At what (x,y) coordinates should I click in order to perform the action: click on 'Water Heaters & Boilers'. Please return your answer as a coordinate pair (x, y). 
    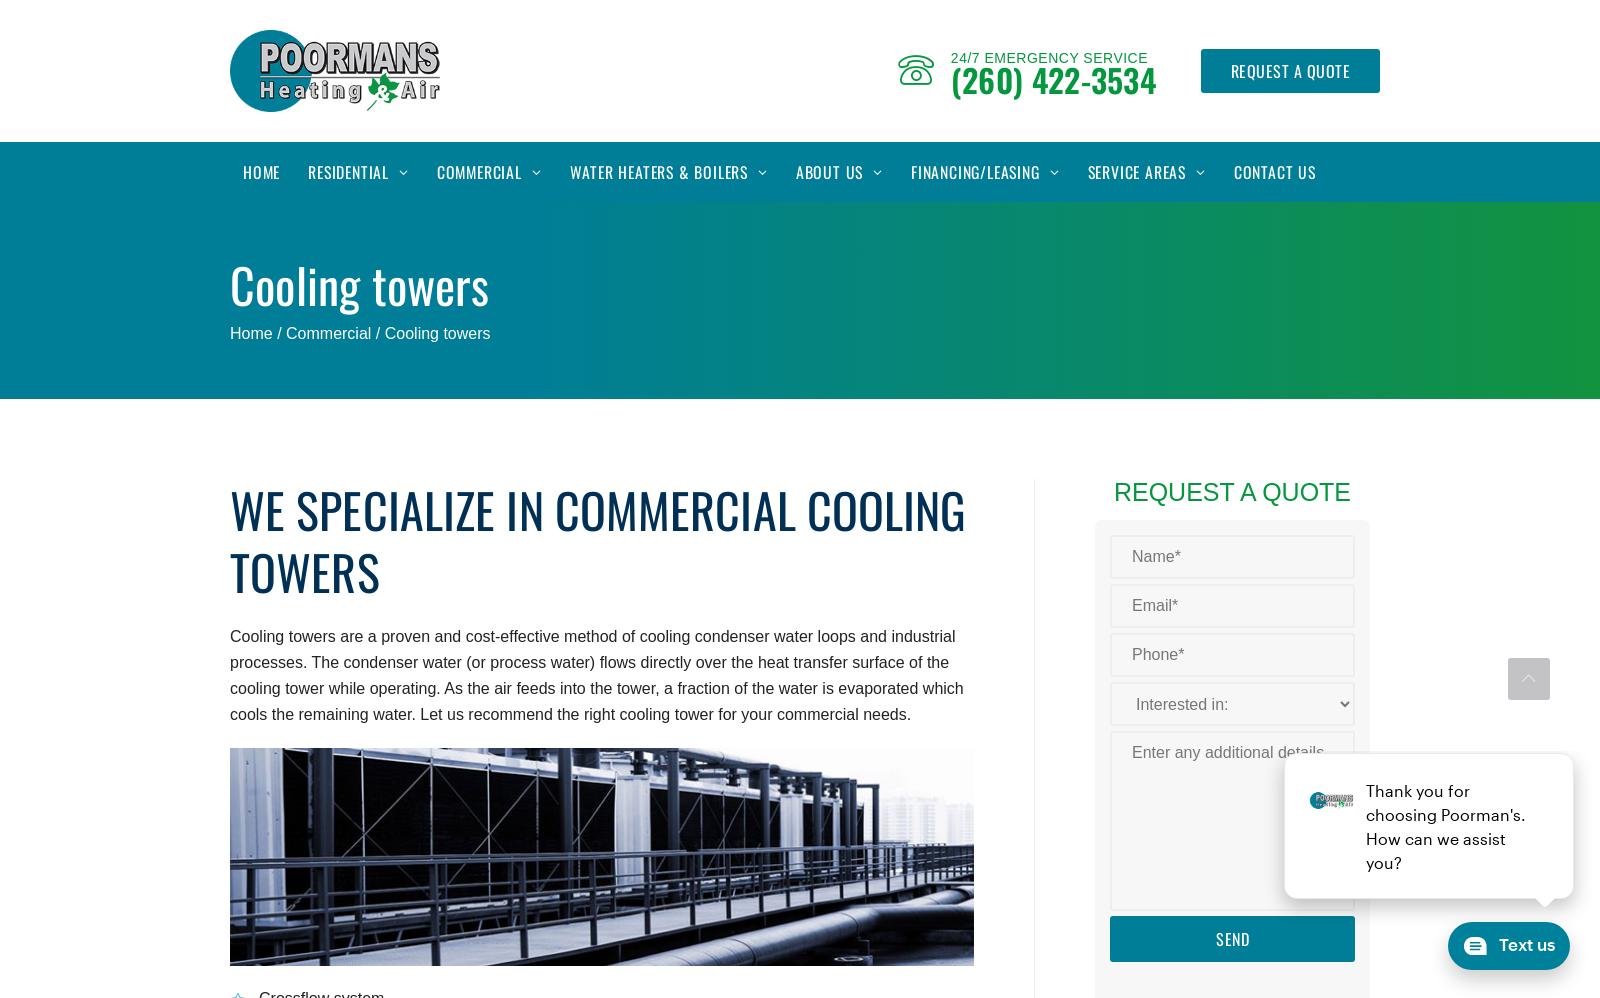
    Looking at the image, I should click on (658, 169).